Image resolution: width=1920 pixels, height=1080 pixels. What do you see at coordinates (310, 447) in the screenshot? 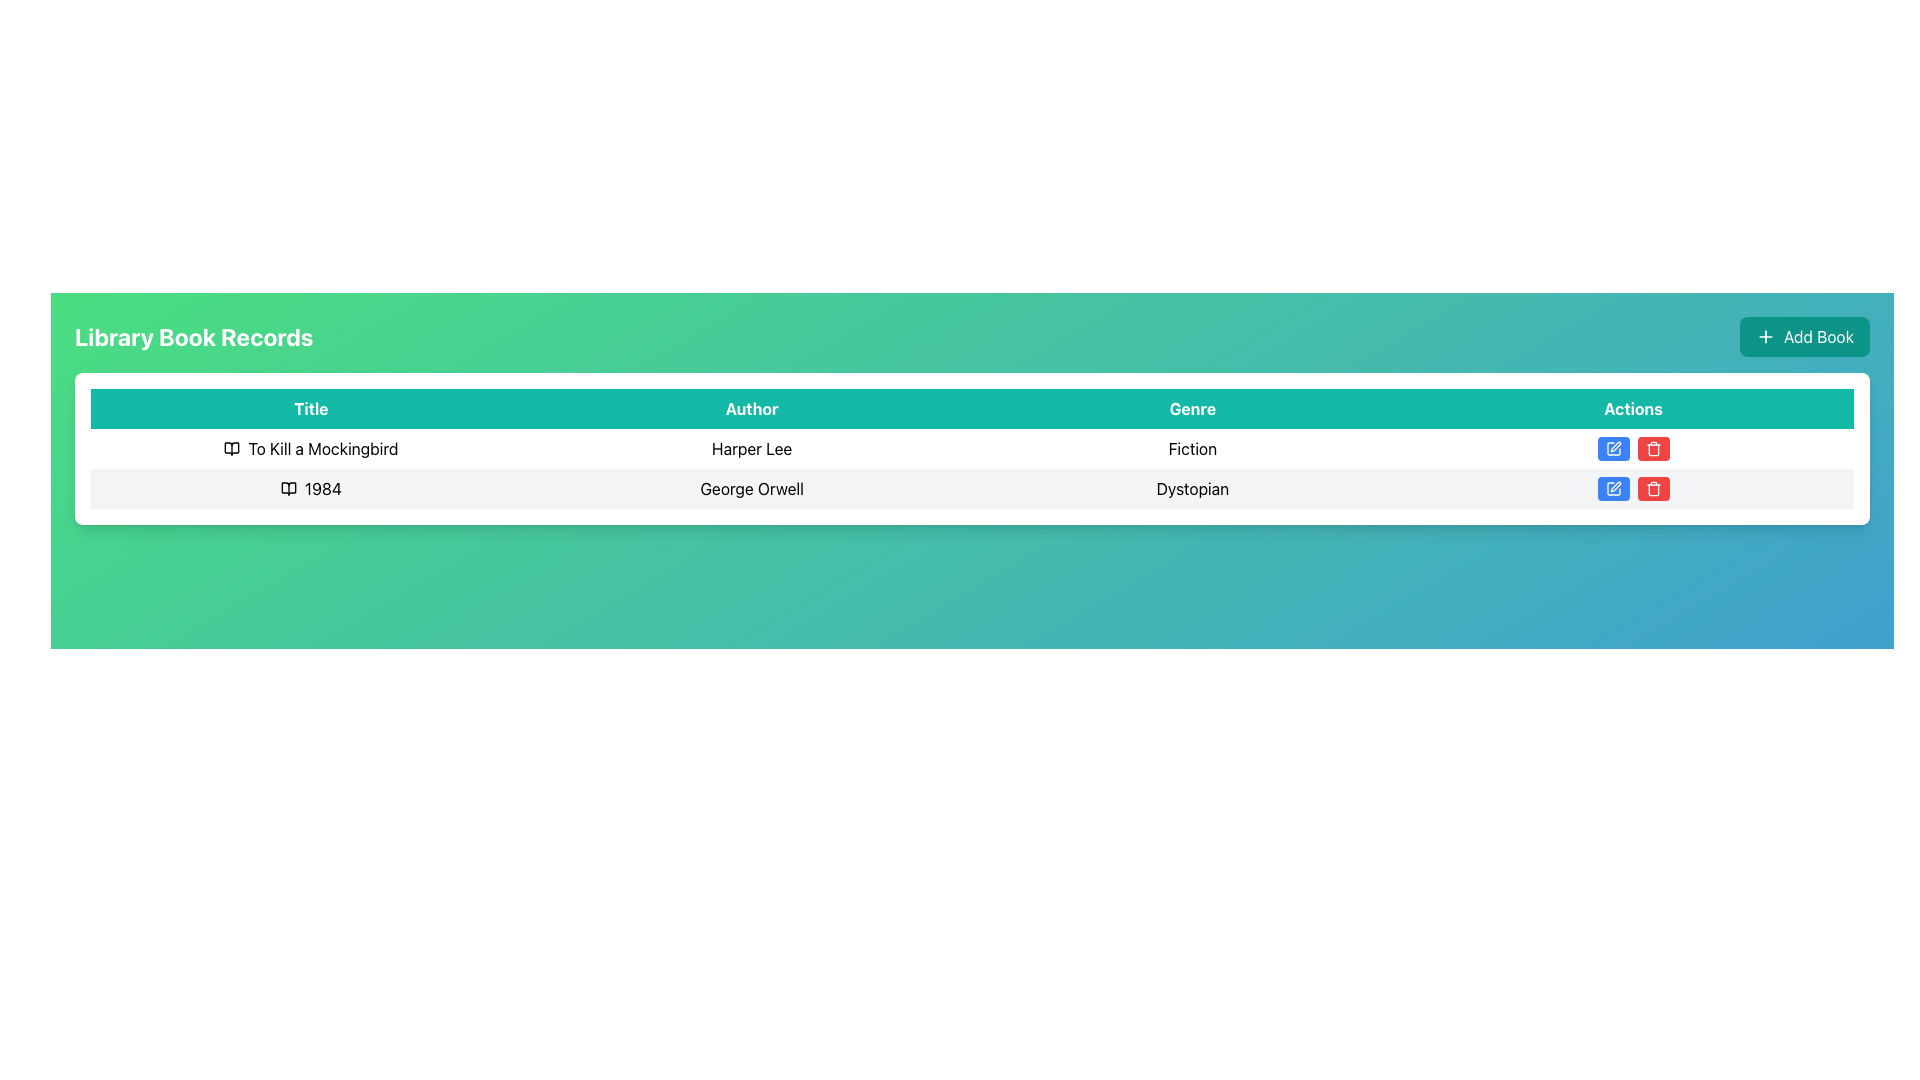
I see `text 'To Kill a Mockingbird' accompanied by an open book icon located in the first cell under the 'Title' column of the first row in the book records table` at bounding box center [310, 447].